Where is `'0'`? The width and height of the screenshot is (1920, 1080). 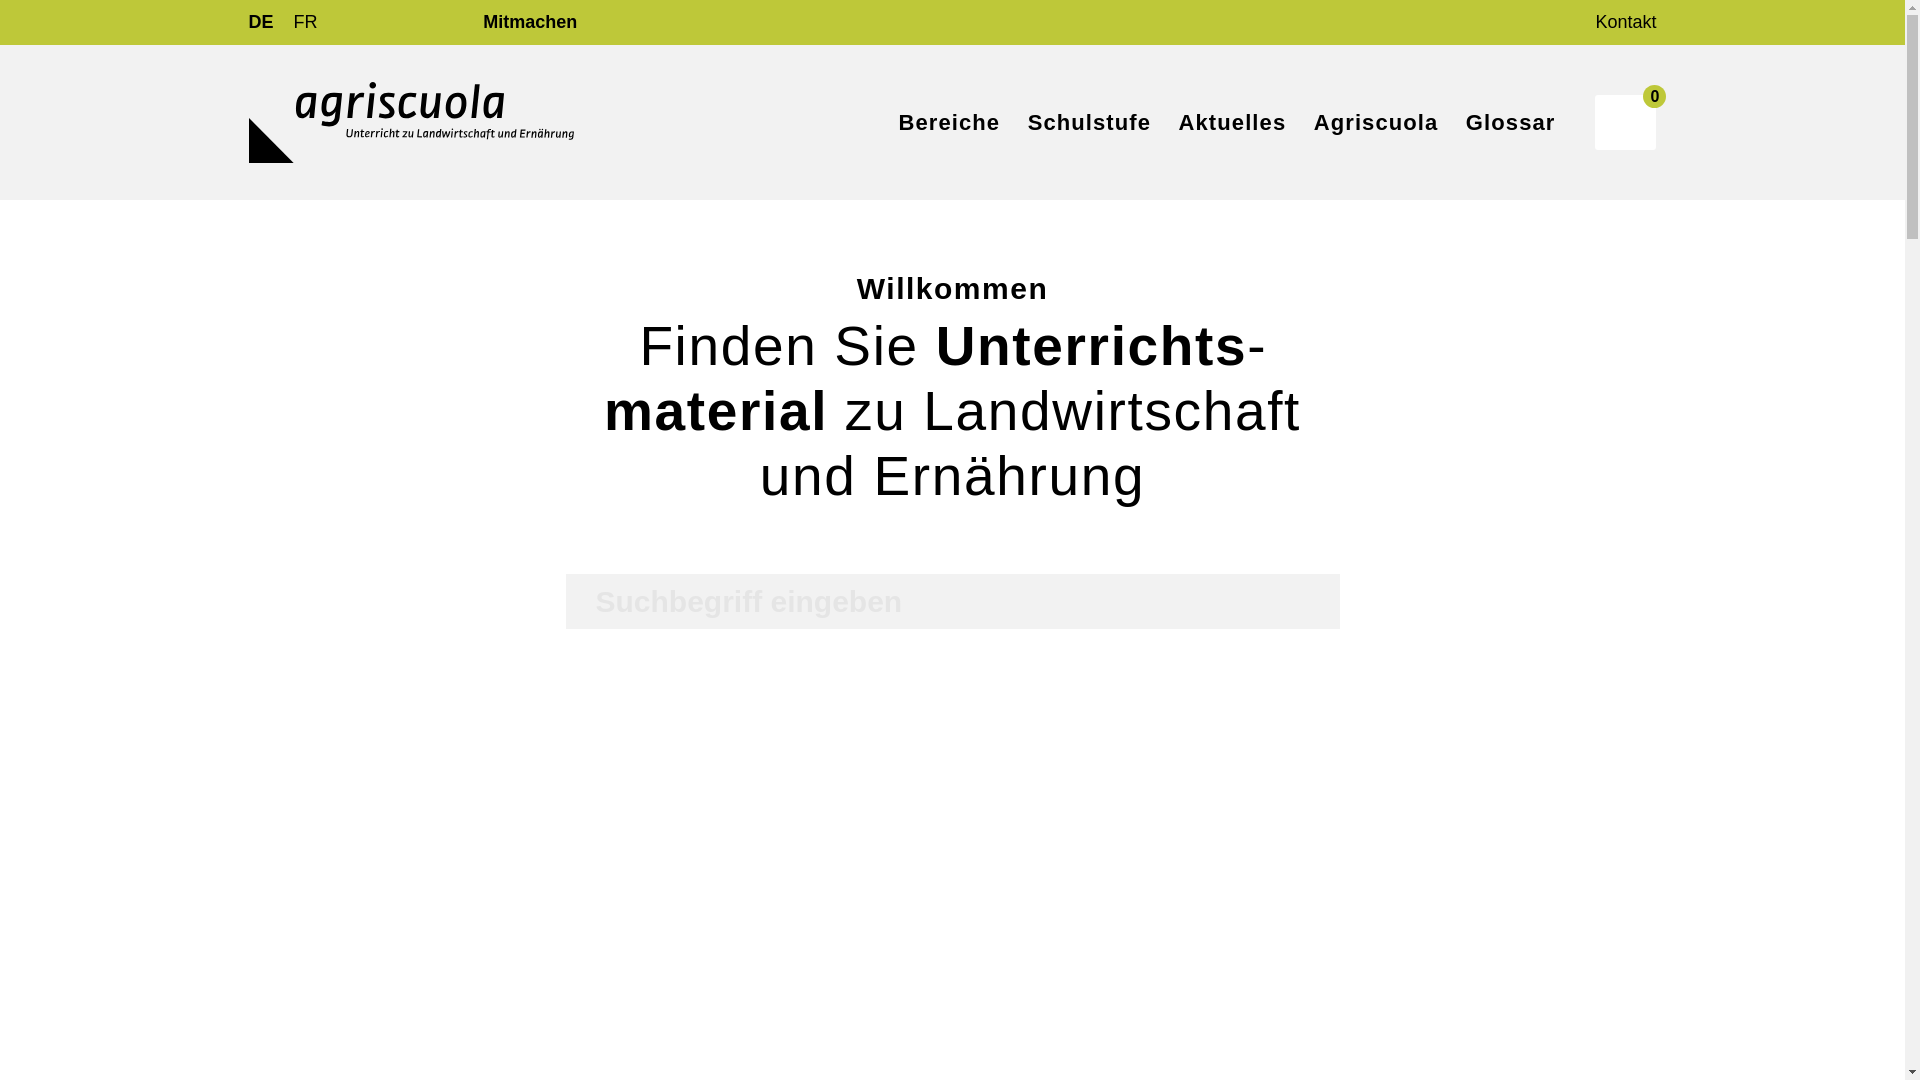
'0' is located at coordinates (1625, 122).